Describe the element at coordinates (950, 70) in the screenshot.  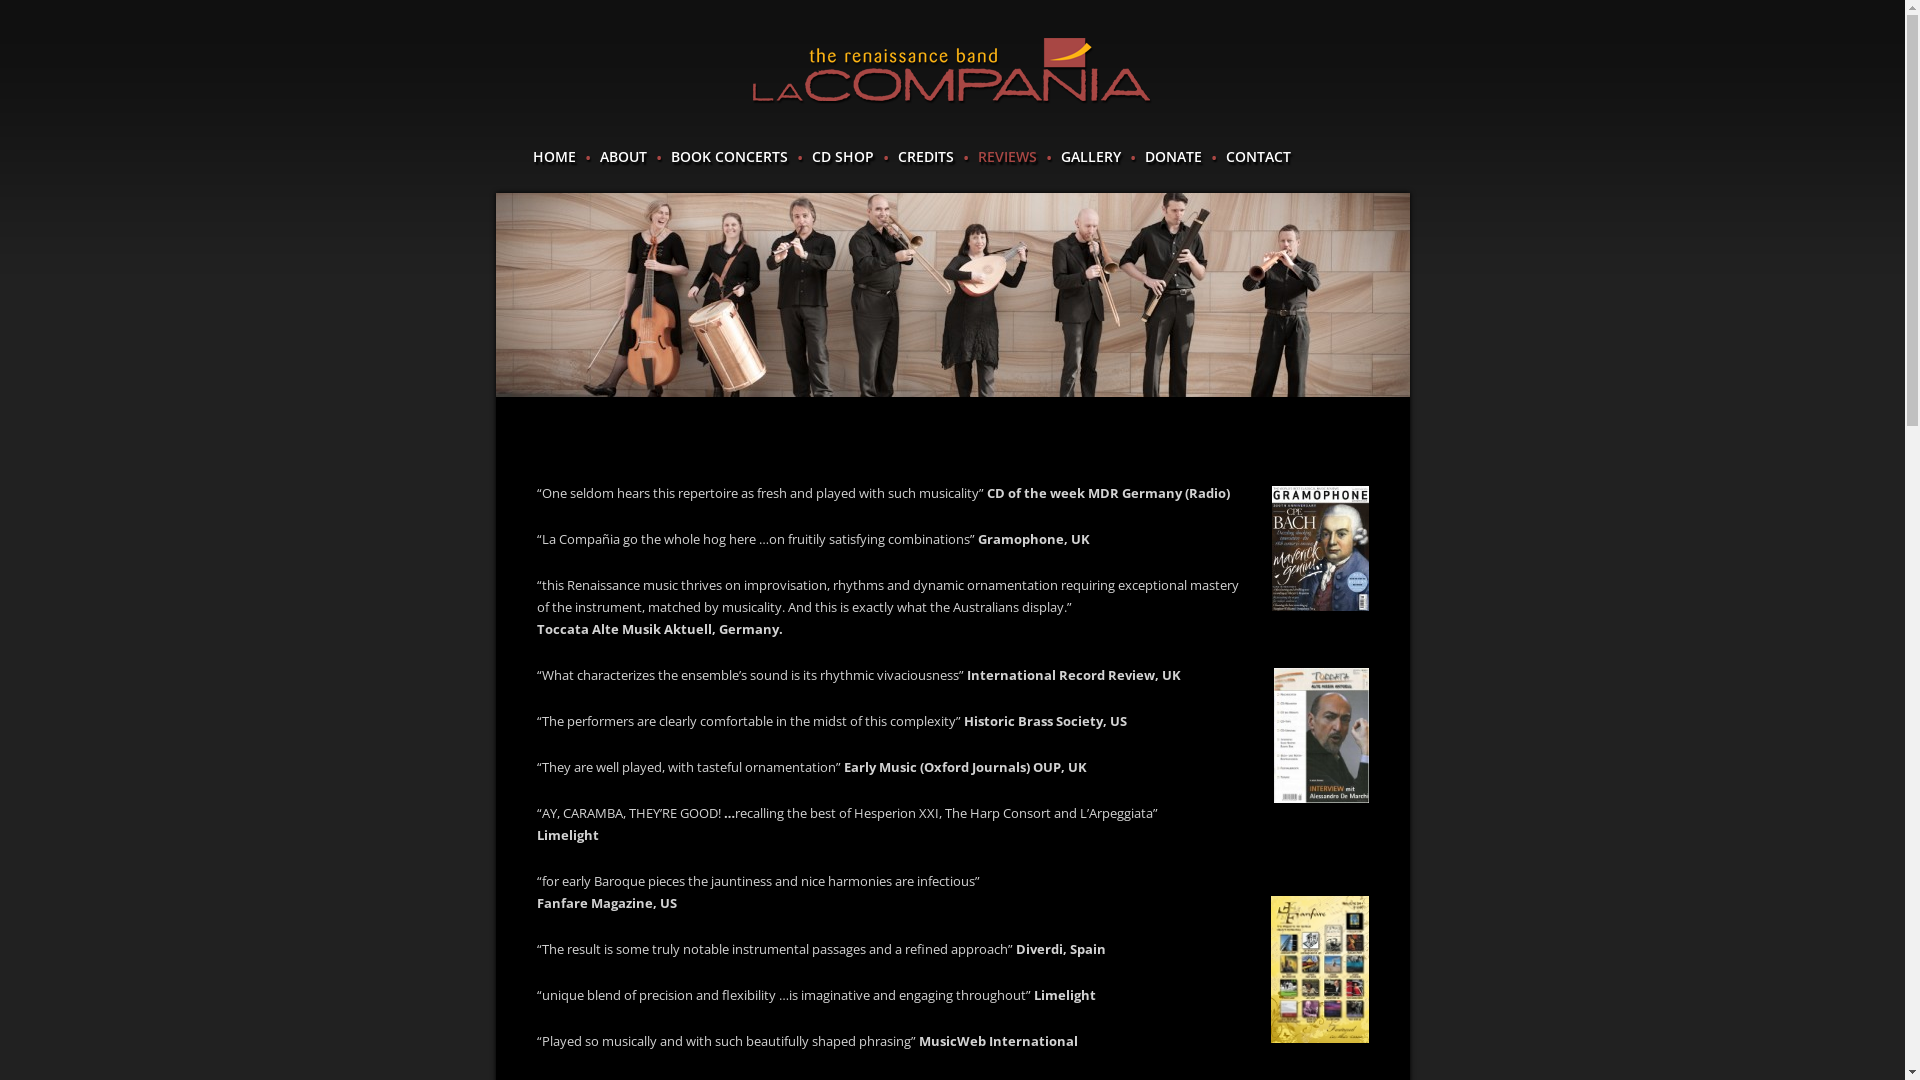
I see `'The Renaissance Band'` at that location.